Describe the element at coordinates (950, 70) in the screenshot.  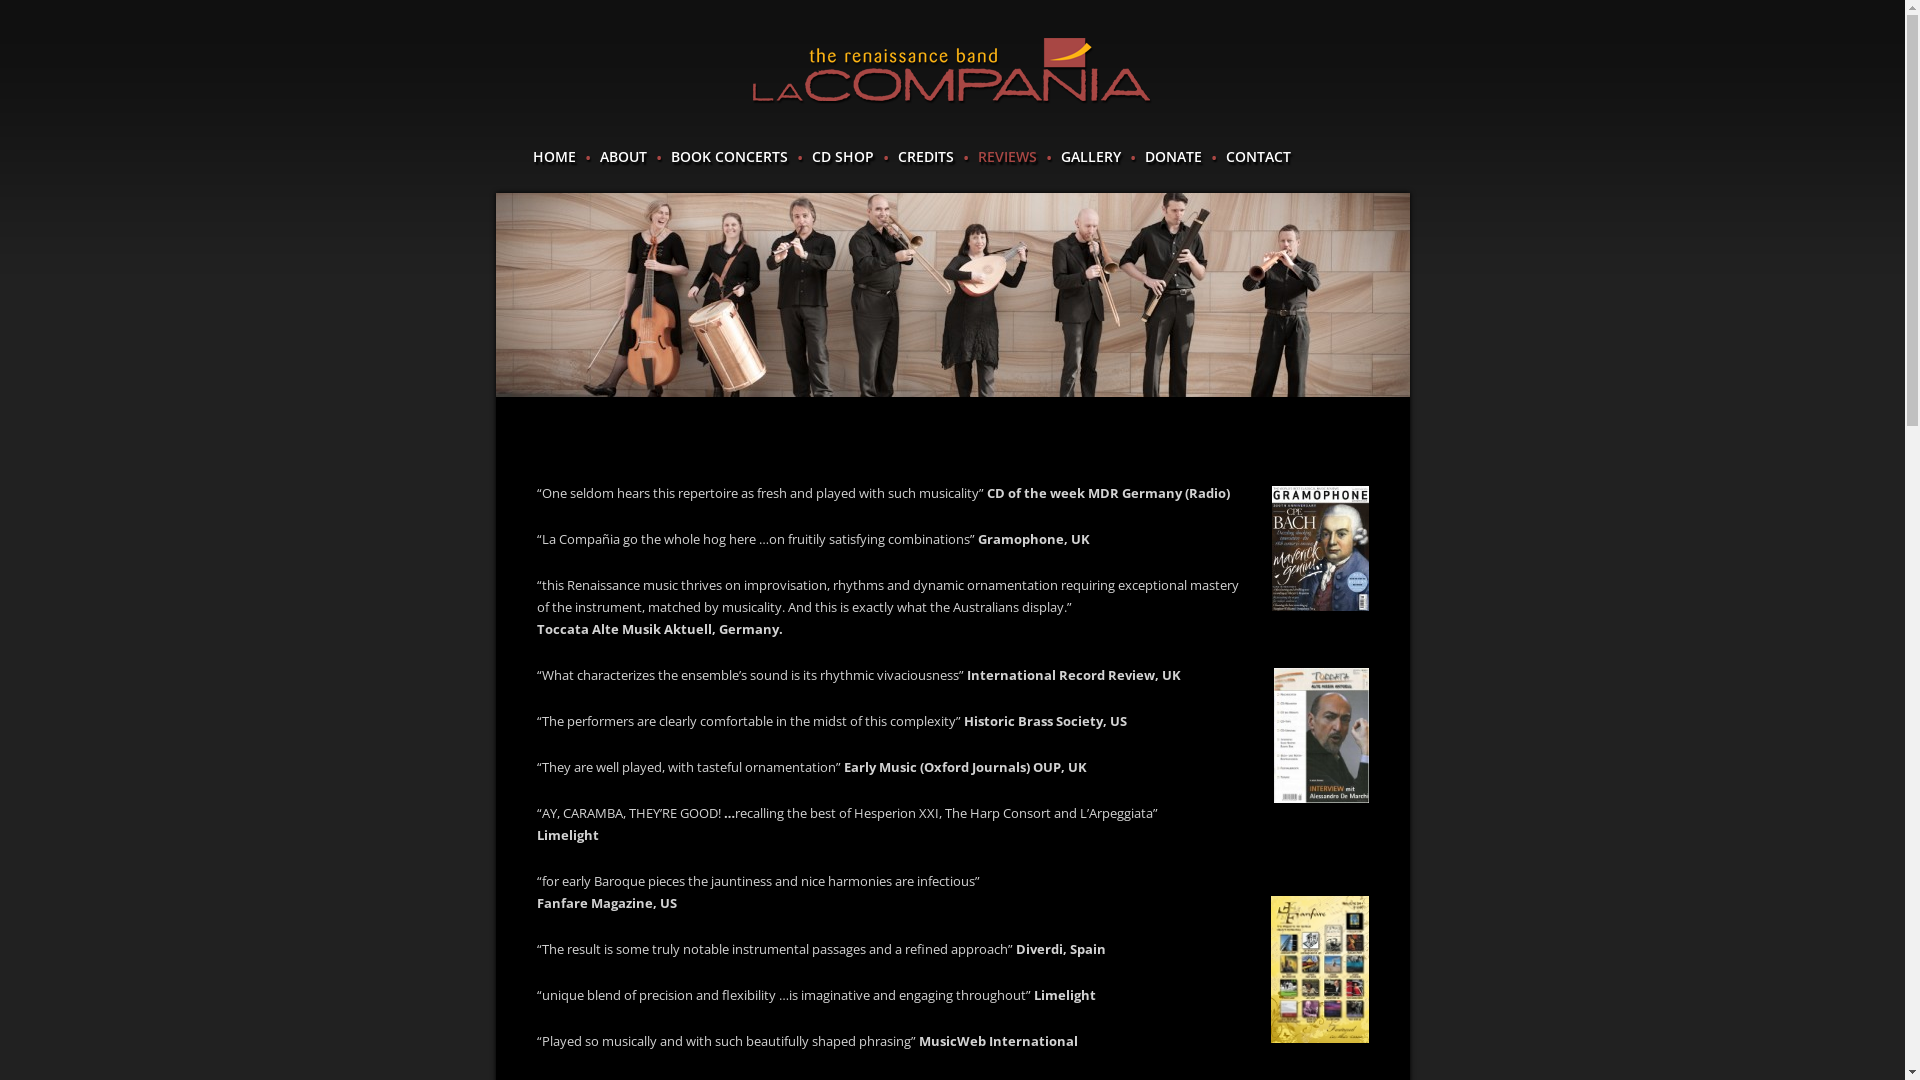
I see `'The Renaissance Band'` at that location.